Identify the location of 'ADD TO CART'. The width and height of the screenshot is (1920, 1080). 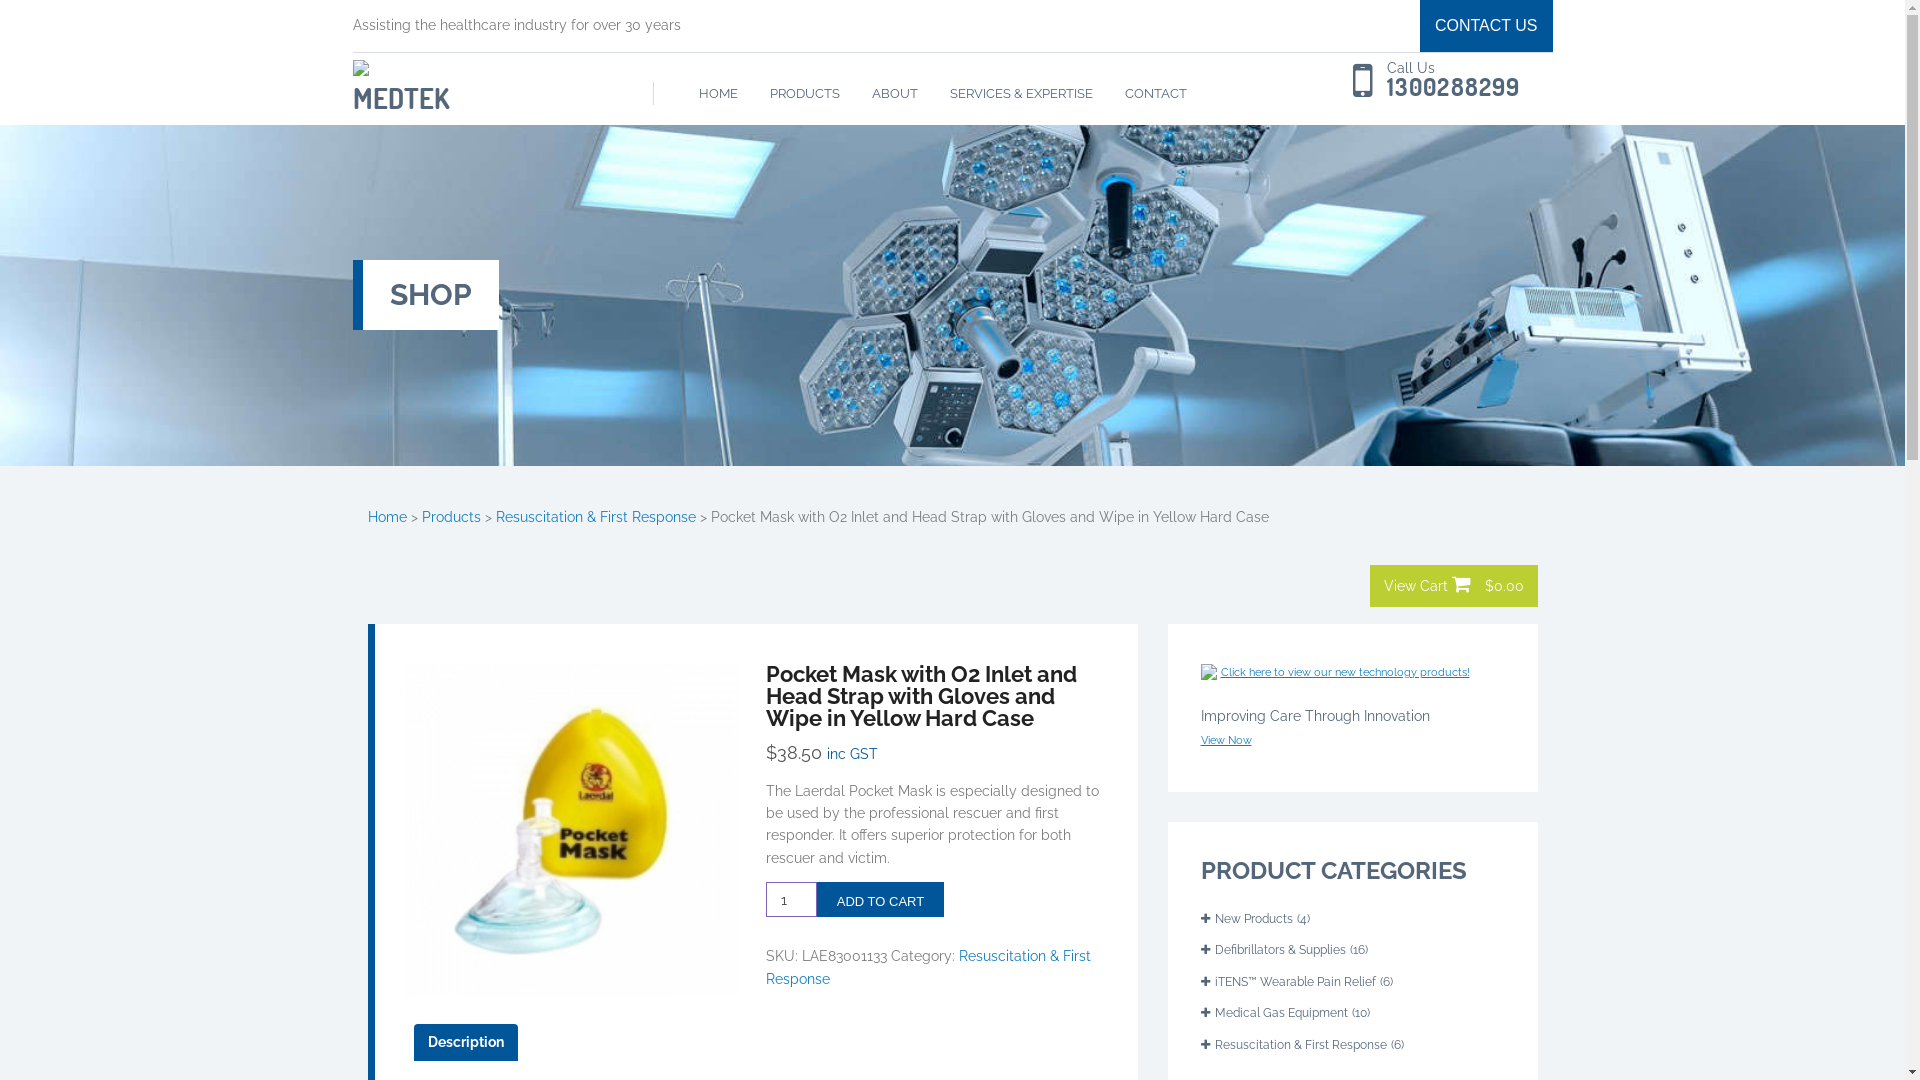
(816, 898).